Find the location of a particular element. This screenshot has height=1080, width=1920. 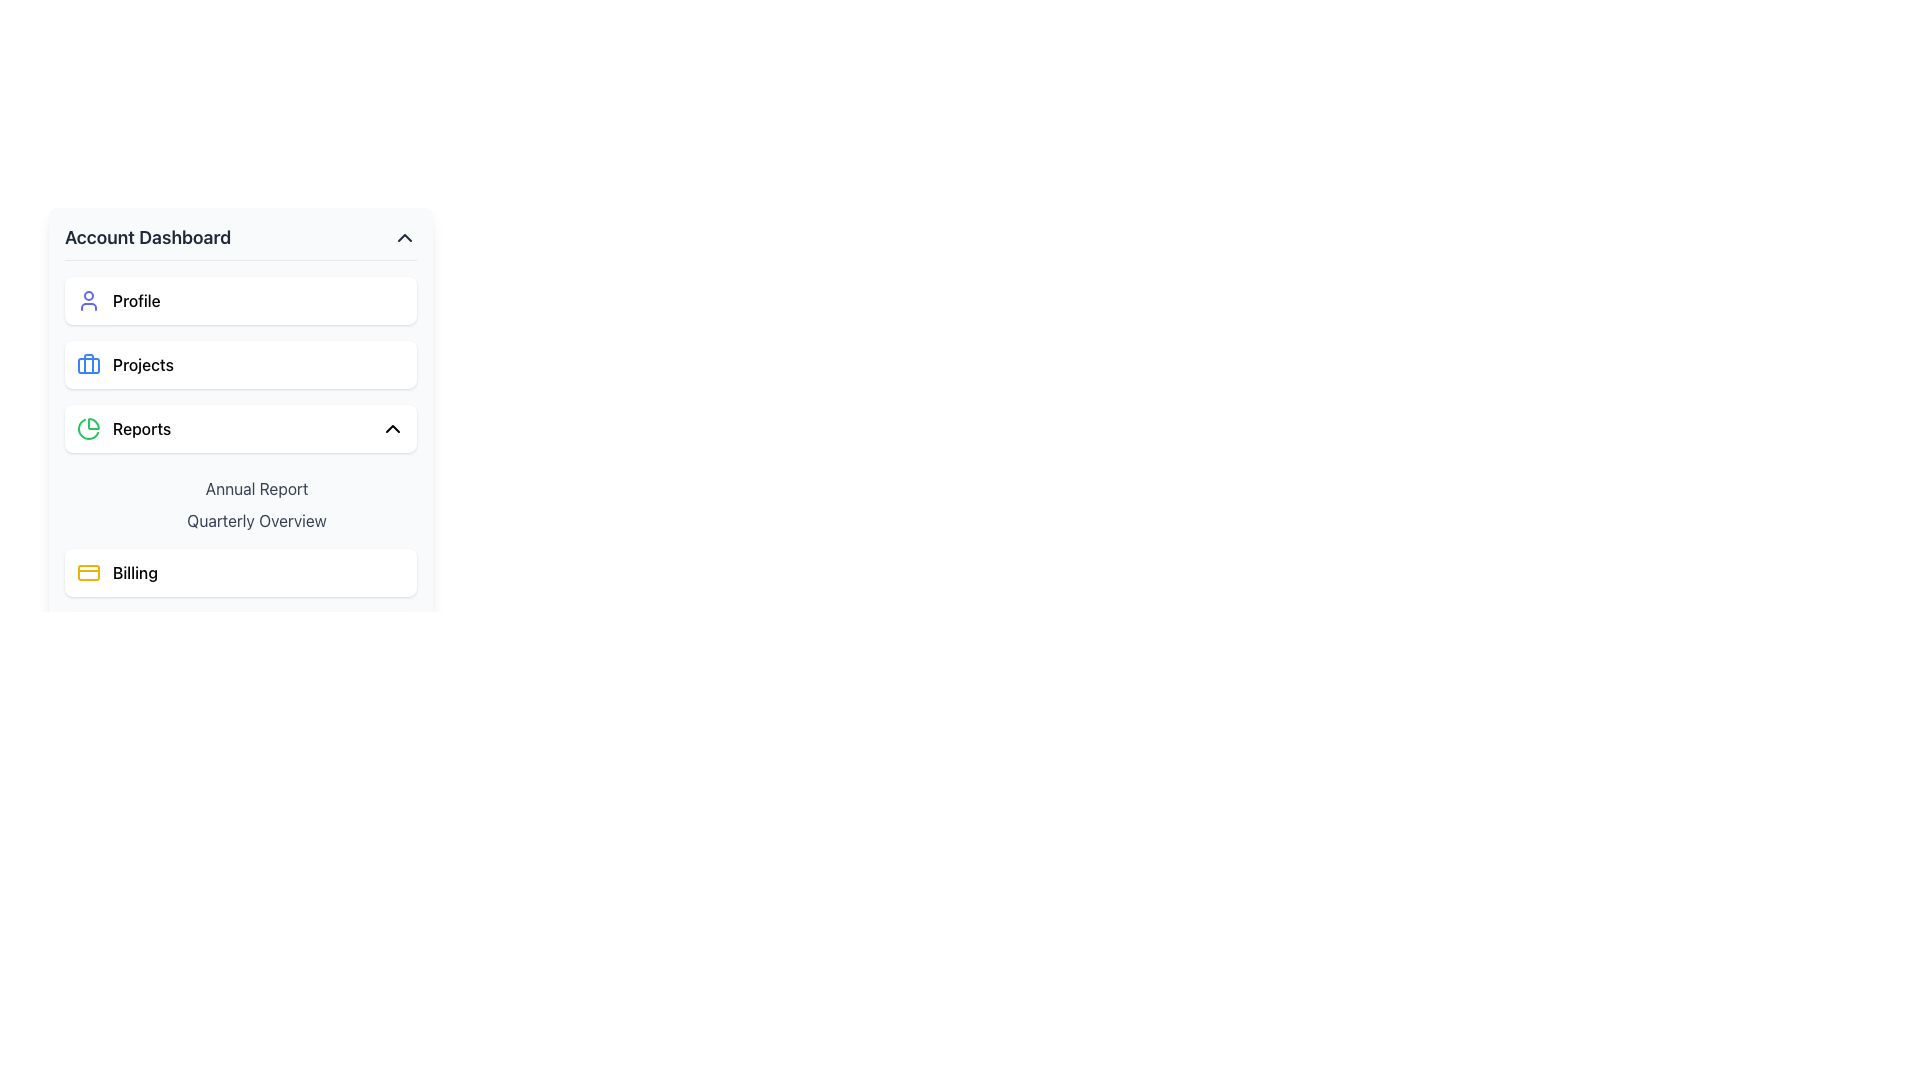

the 'Billing' menu item icon located at the bottom of the navigation panel in the 'Account Dashboard' is located at coordinates (88, 573).